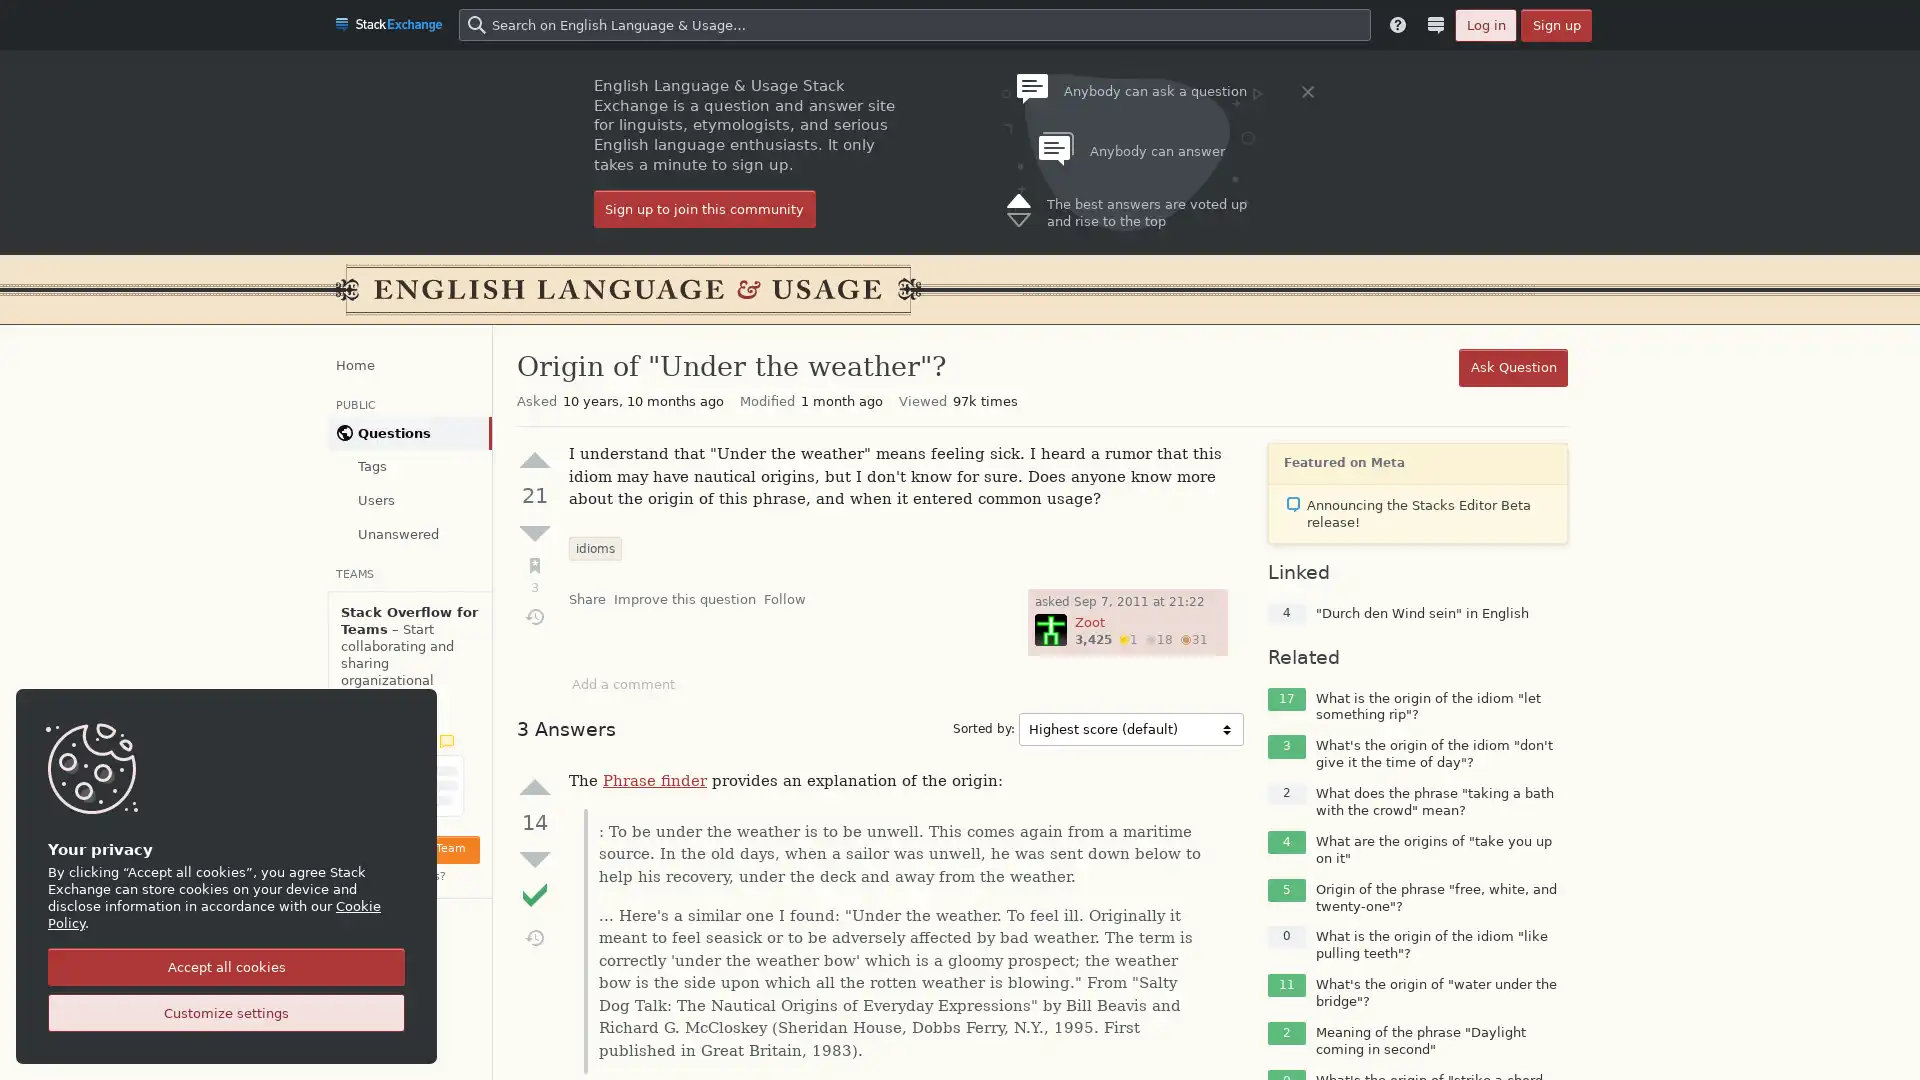  I want to click on Up vote, so click(534, 461).